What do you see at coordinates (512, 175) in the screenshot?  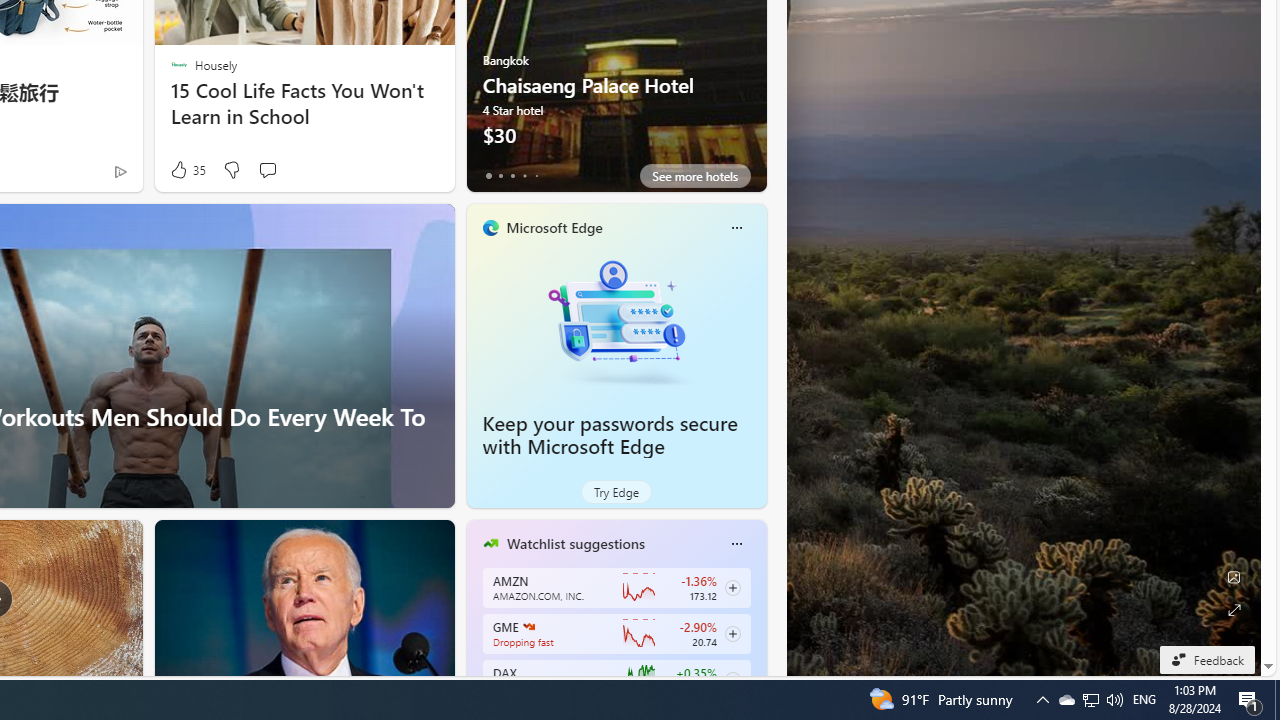 I see `'tab-2'` at bounding box center [512, 175].